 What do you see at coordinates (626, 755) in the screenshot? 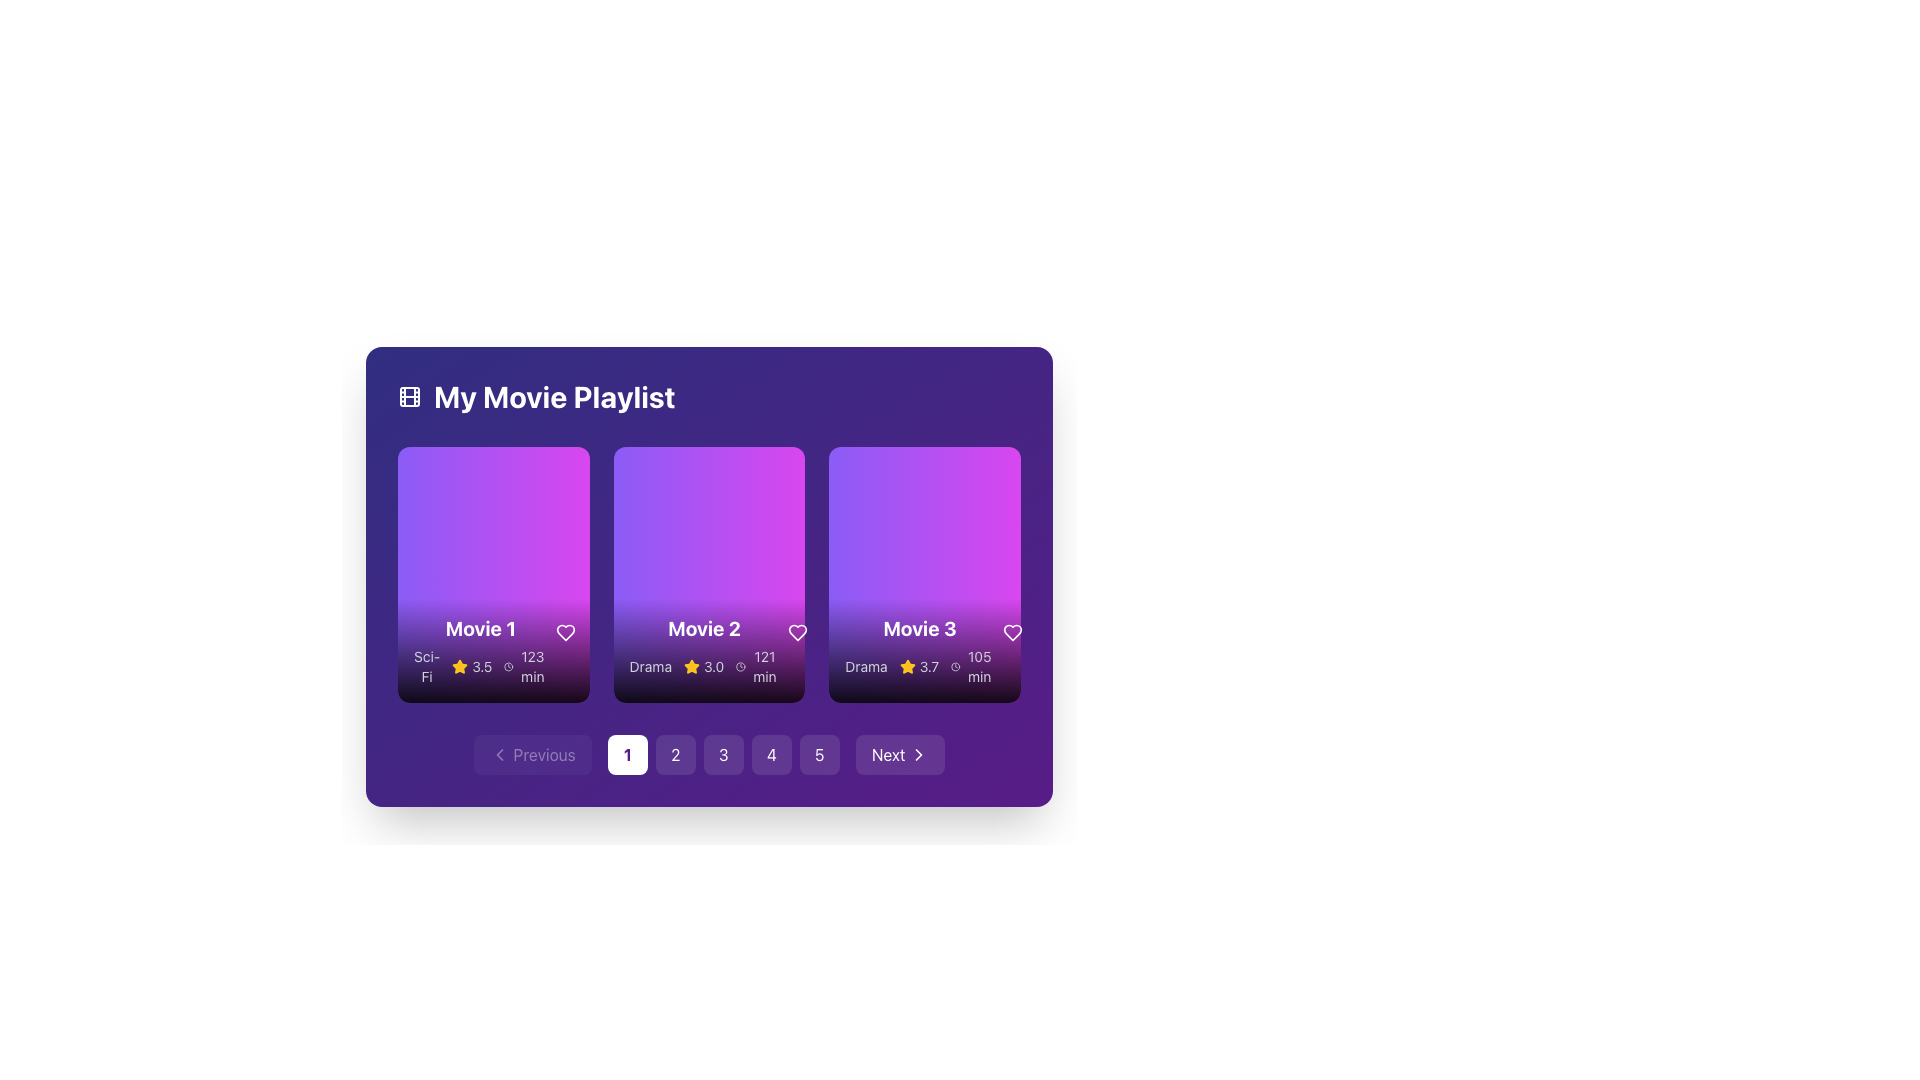
I see `the square button with rounded corners displaying the number '1'` at bounding box center [626, 755].